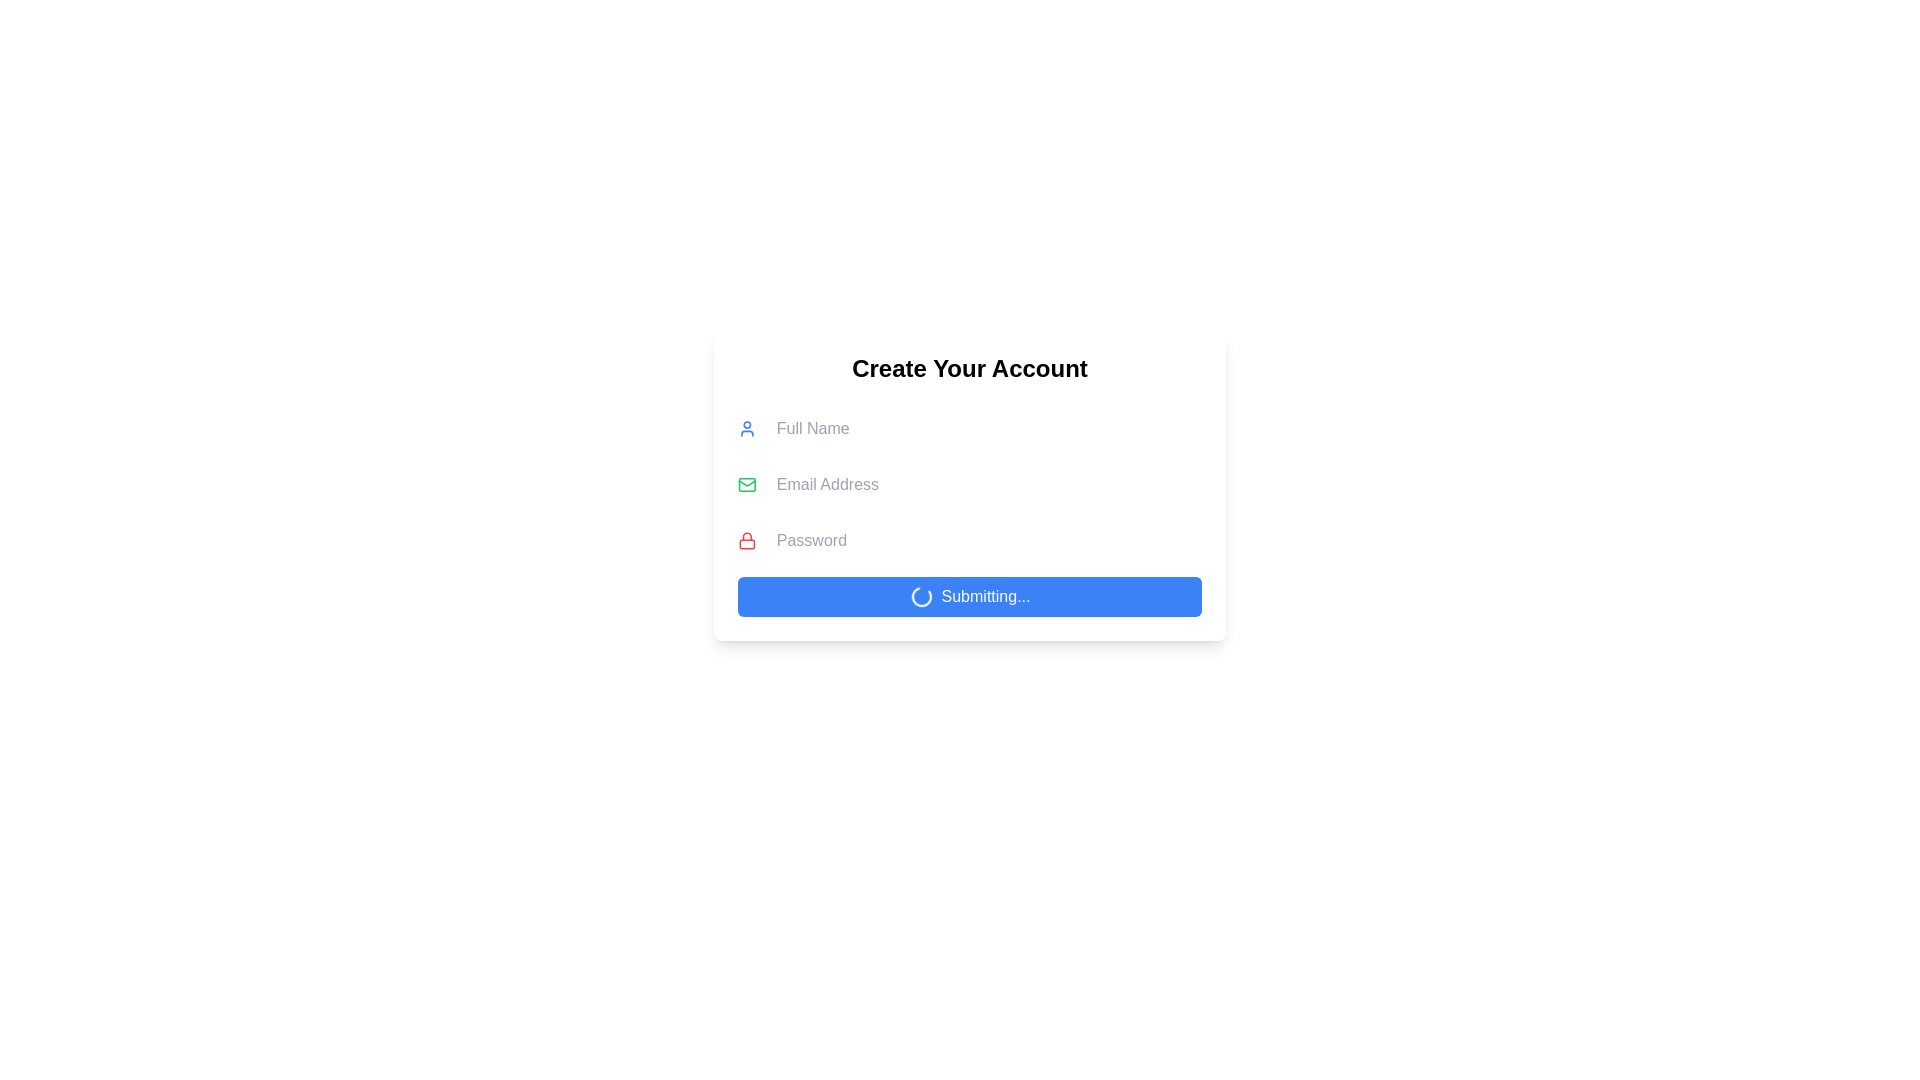 The height and width of the screenshot is (1080, 1920). What do you see at coordinates (746, 485) in the screenshot?
I see `the rectangular body of the envelope icon, which features a green outline and is located to the left of the 'Email Address' input field in the registration interface` at bounding box center [746, 485].